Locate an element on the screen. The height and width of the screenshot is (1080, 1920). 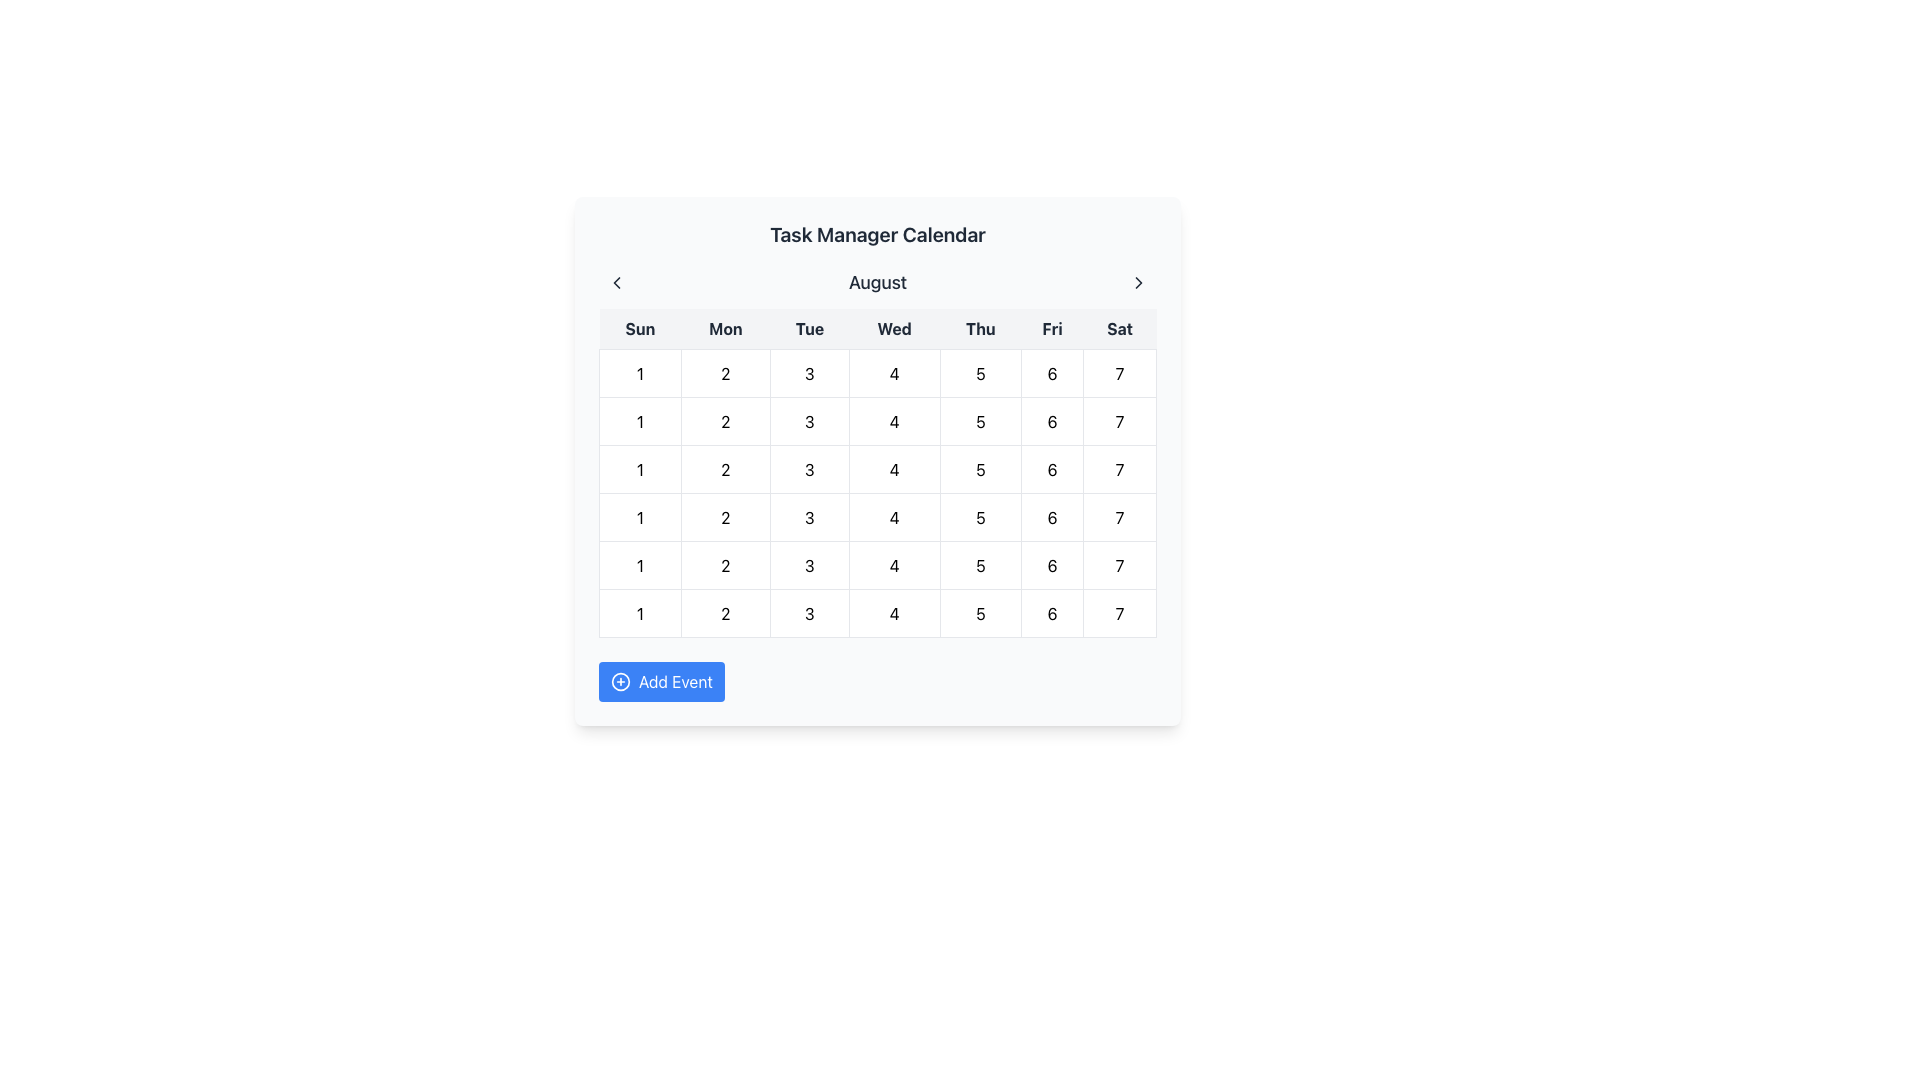
the 'Monday' text label in the weekly calendar header, which is located between 'Sun' and 'Tue' is located at coordinates (724, 328).